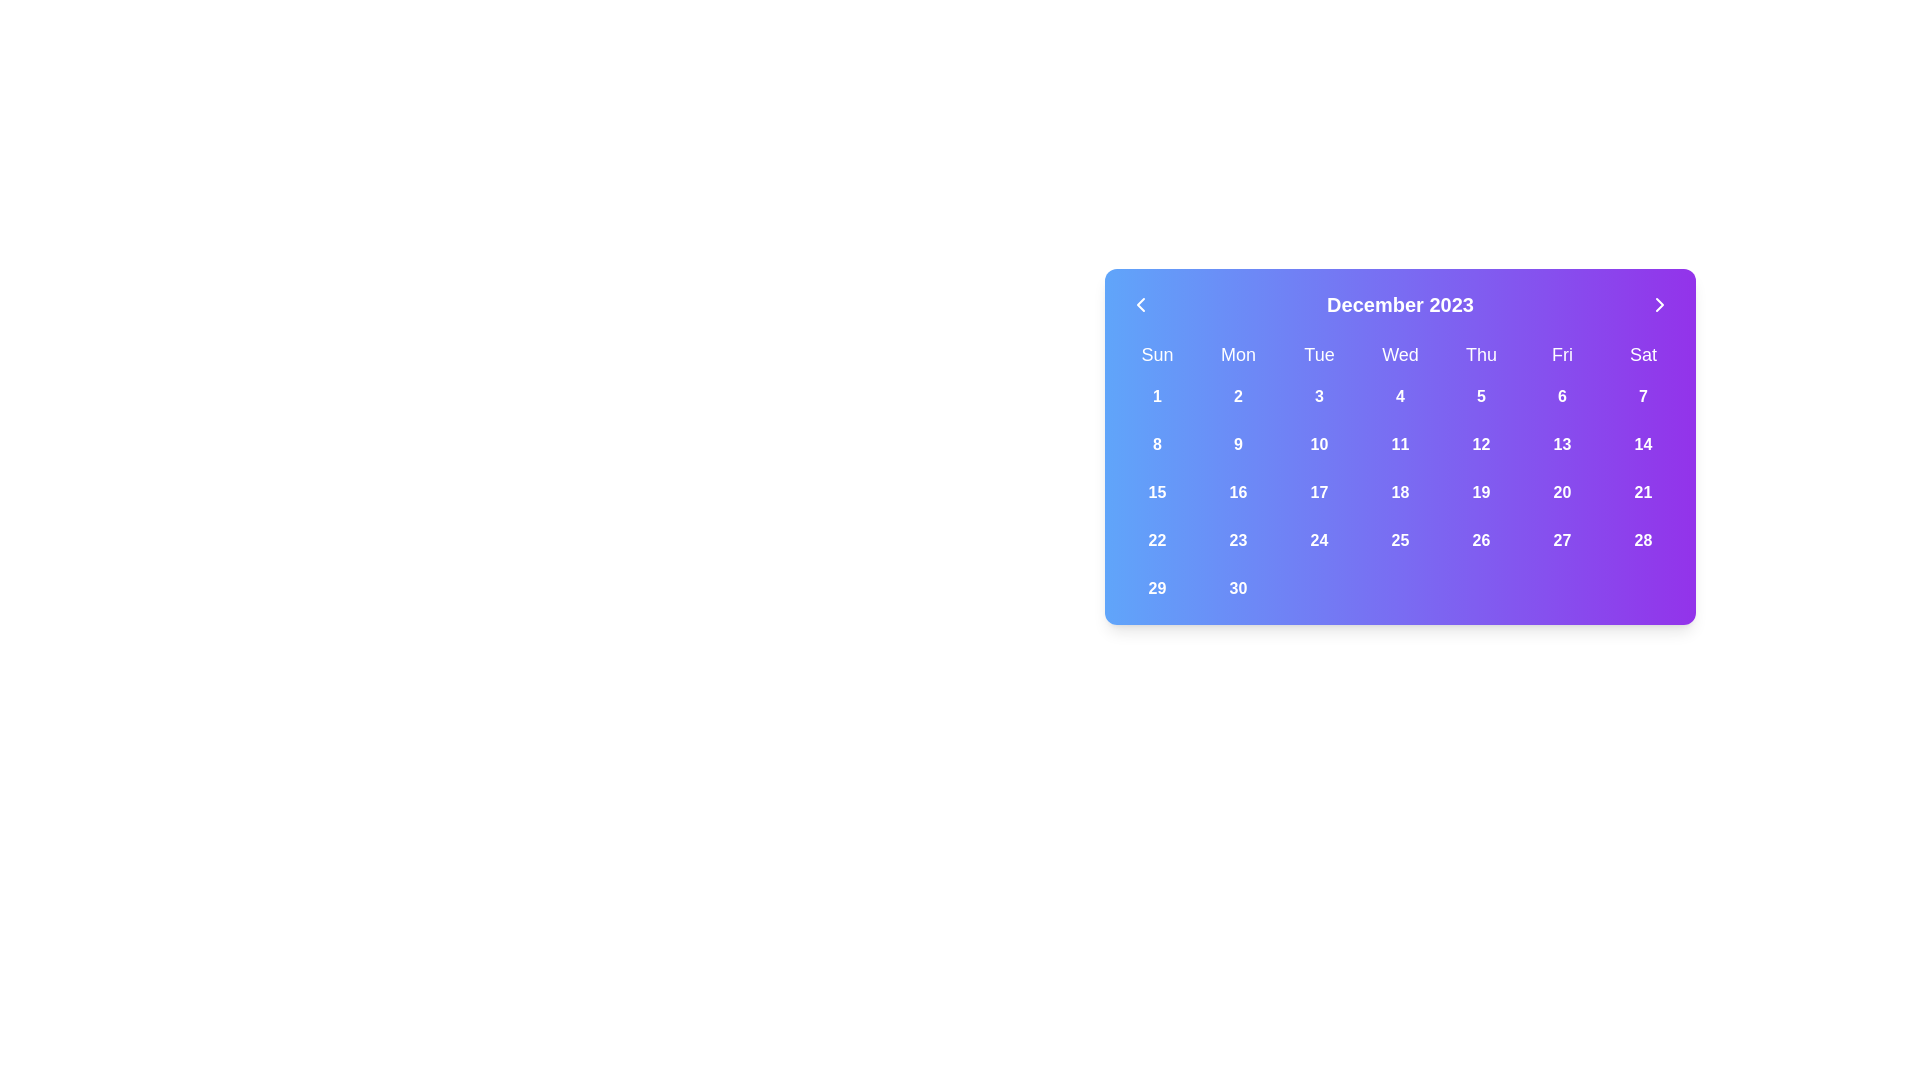  What do you see at coordinates (1481, 353) in the screenshot?
I see `the Thursday text label in the calendar interface, which is the fifth label in the row for the days of the week` at bounding box center [1481, 353].